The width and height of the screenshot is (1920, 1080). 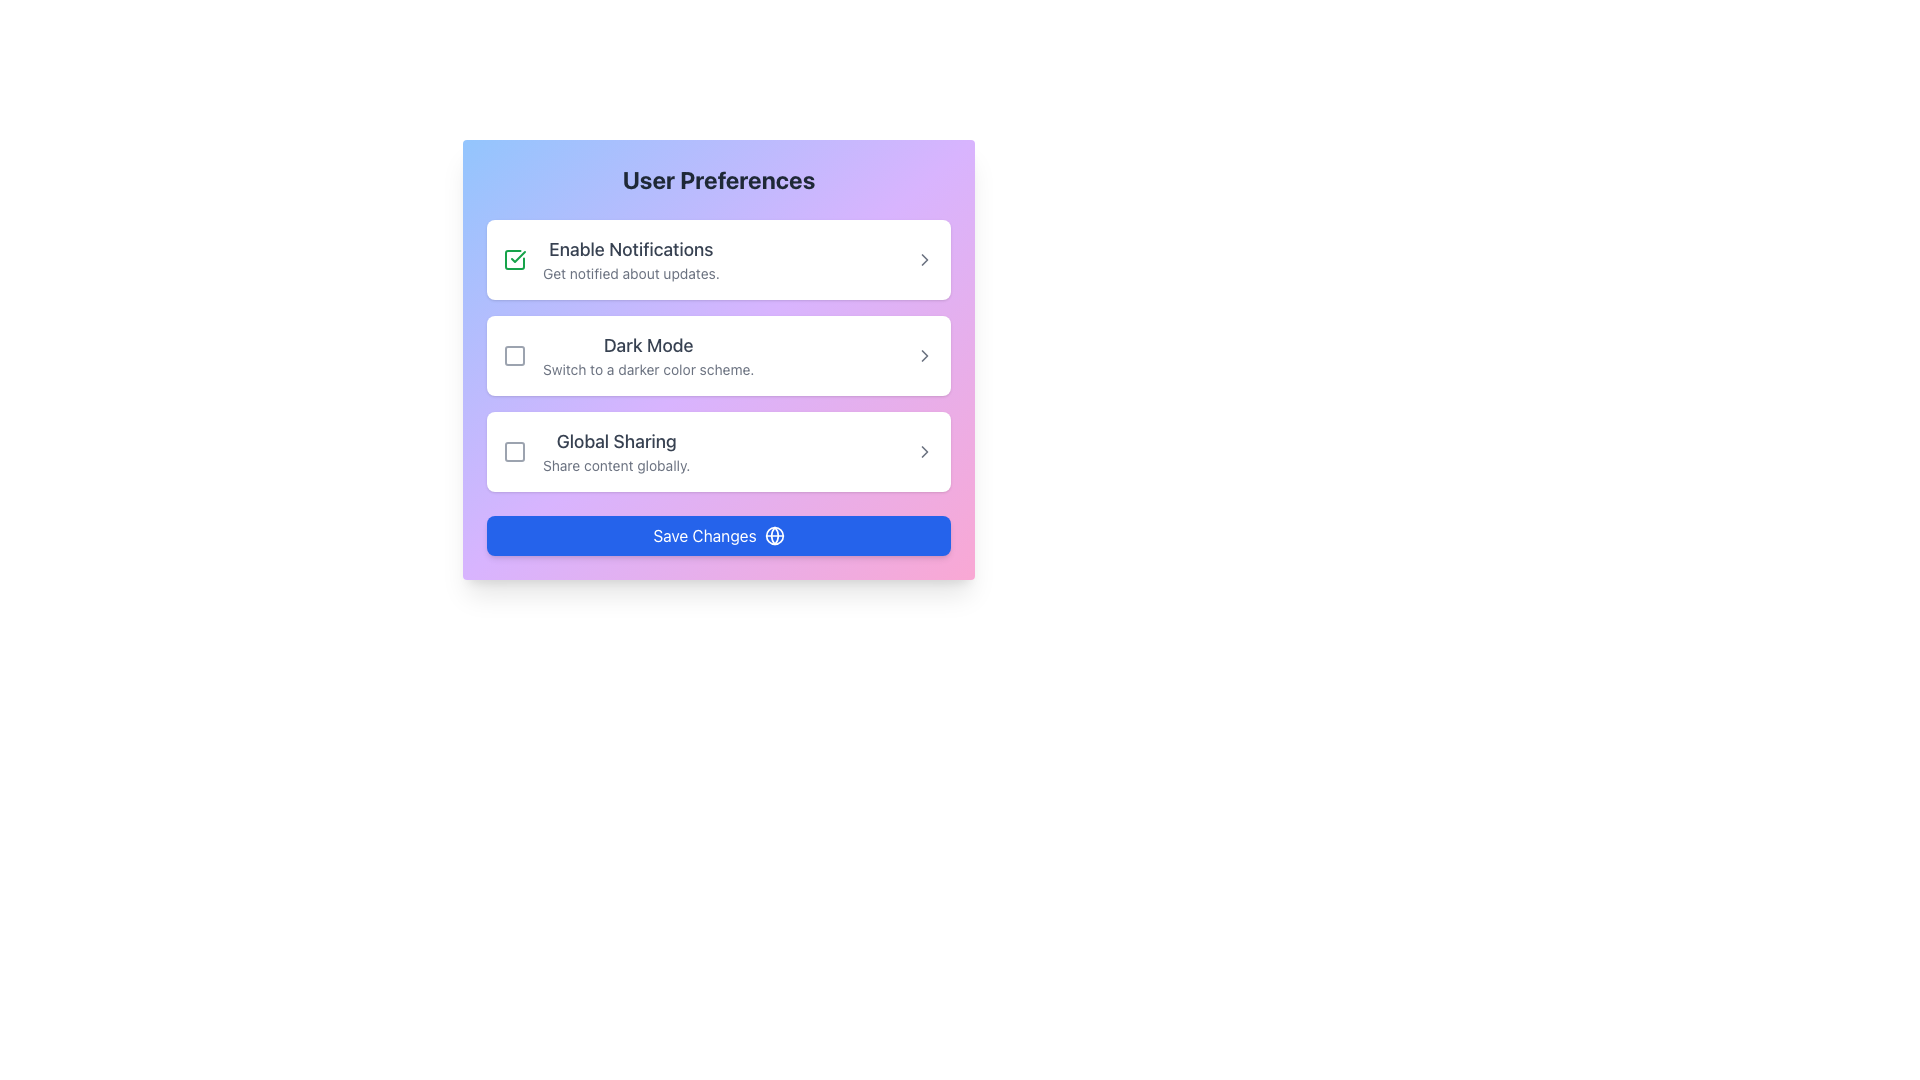 What do you see at coordinates (924, 354) in the screenshot?
I see `the chevron icon pointing to the right, which serves as a button` at bounding box center [924, 354].